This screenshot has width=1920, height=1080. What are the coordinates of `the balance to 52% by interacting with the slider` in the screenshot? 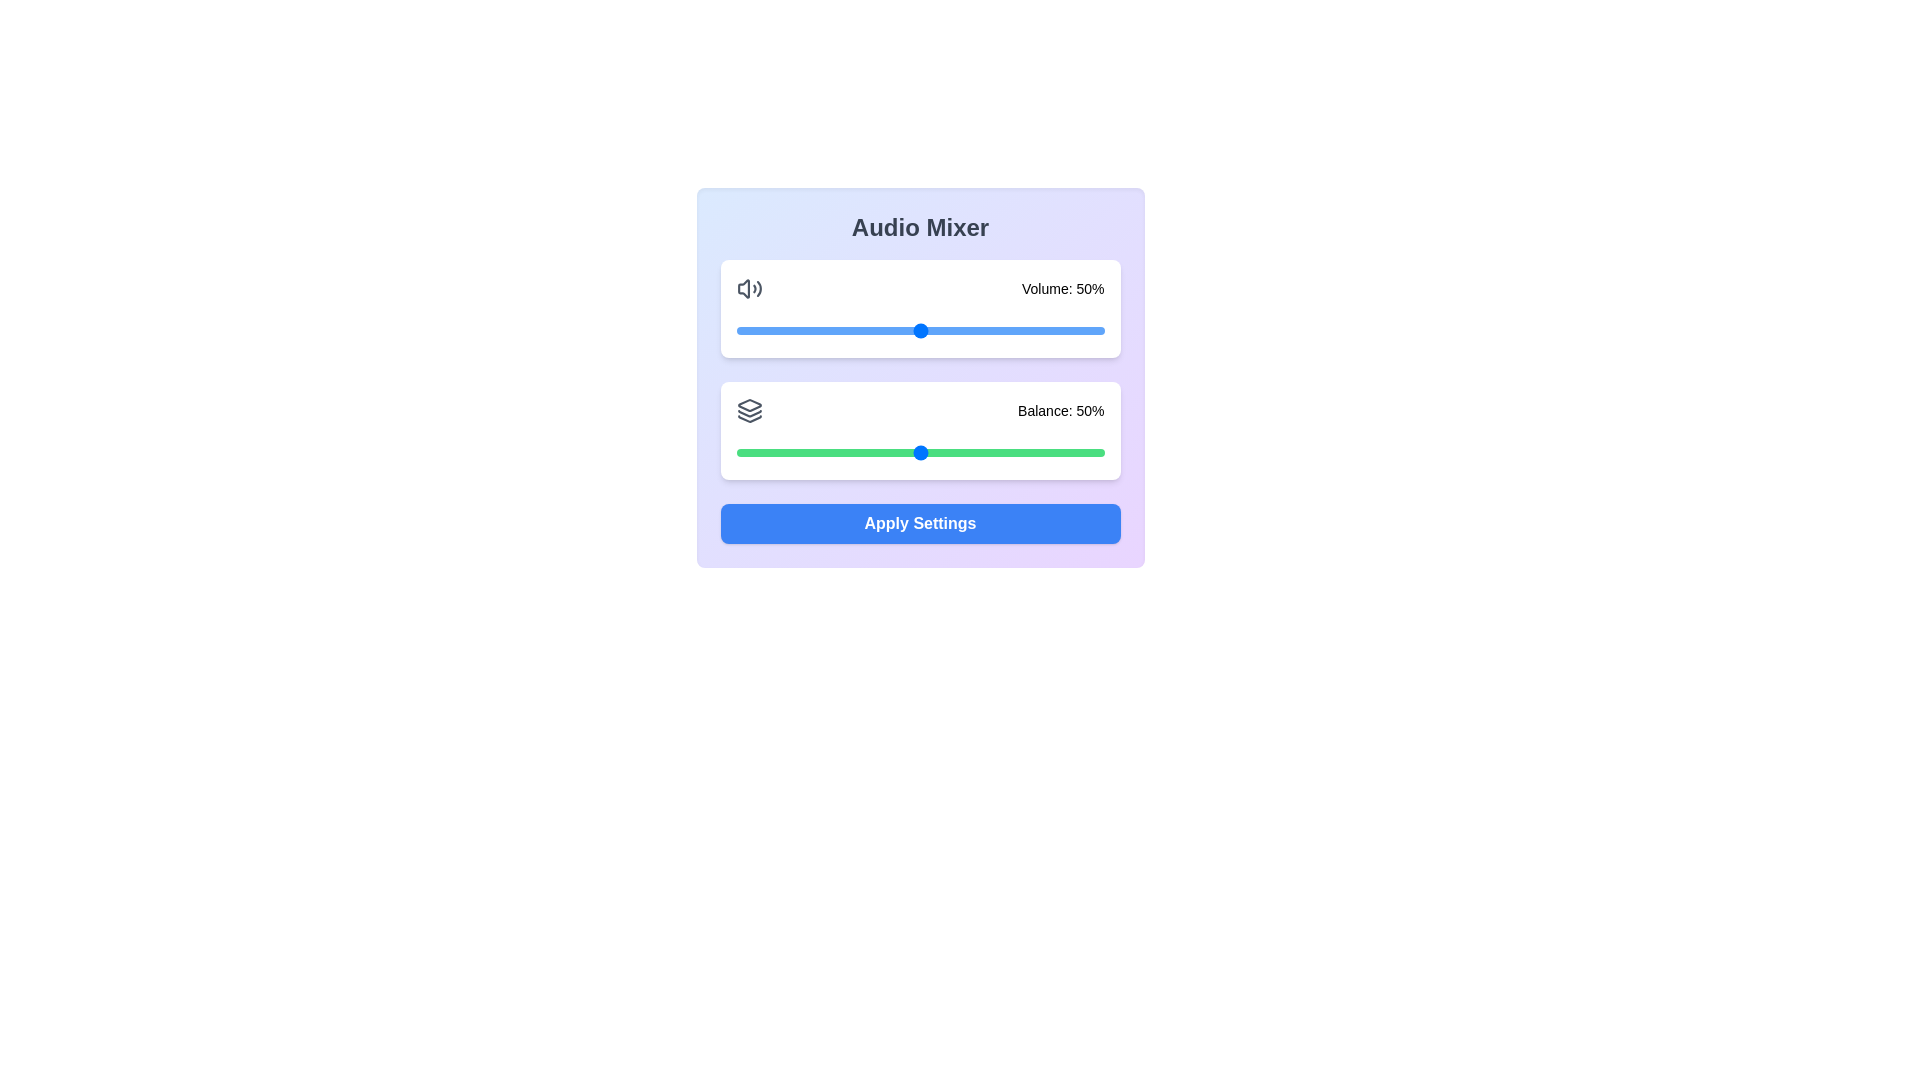 It's located at (926, 452).